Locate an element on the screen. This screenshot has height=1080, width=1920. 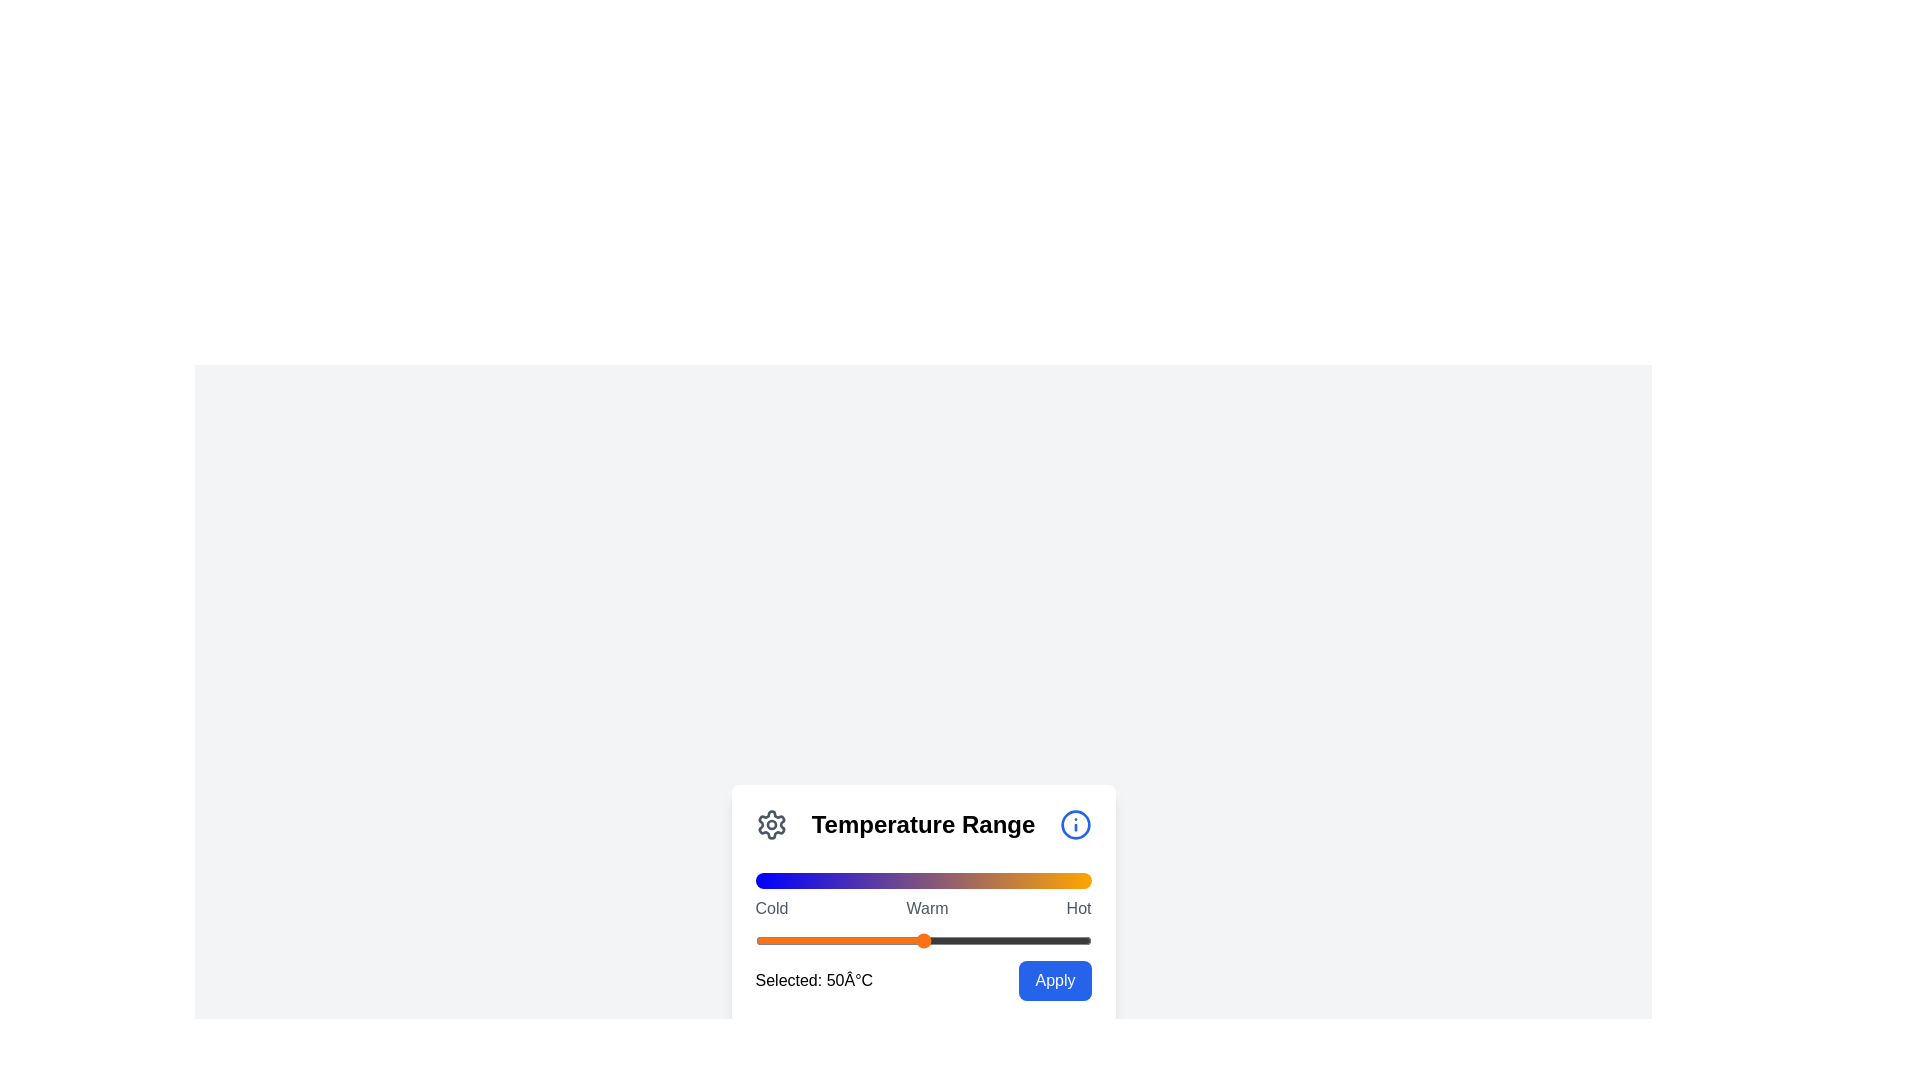
the slider to set the temperature value to 47 is located at coordinates (912, 941).